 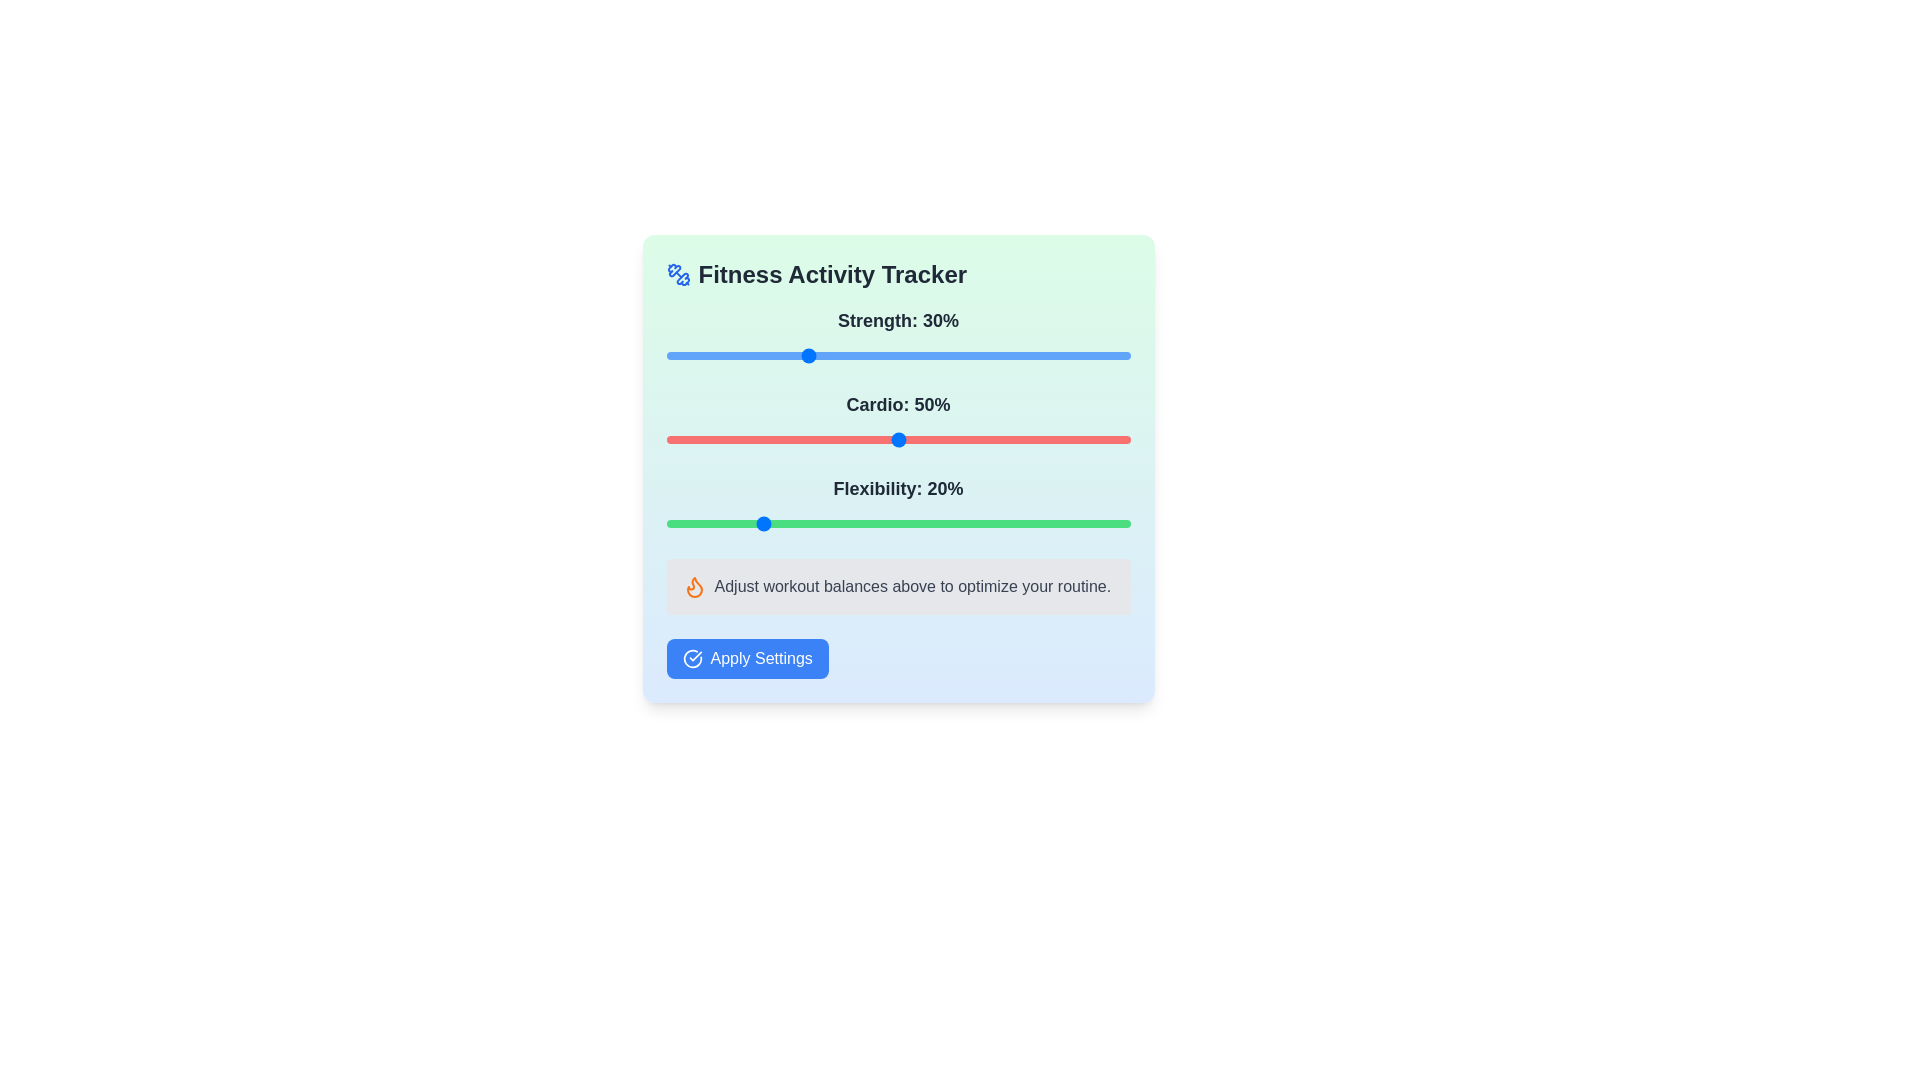 I want to click on cardio level, so click(x=847, y=438).